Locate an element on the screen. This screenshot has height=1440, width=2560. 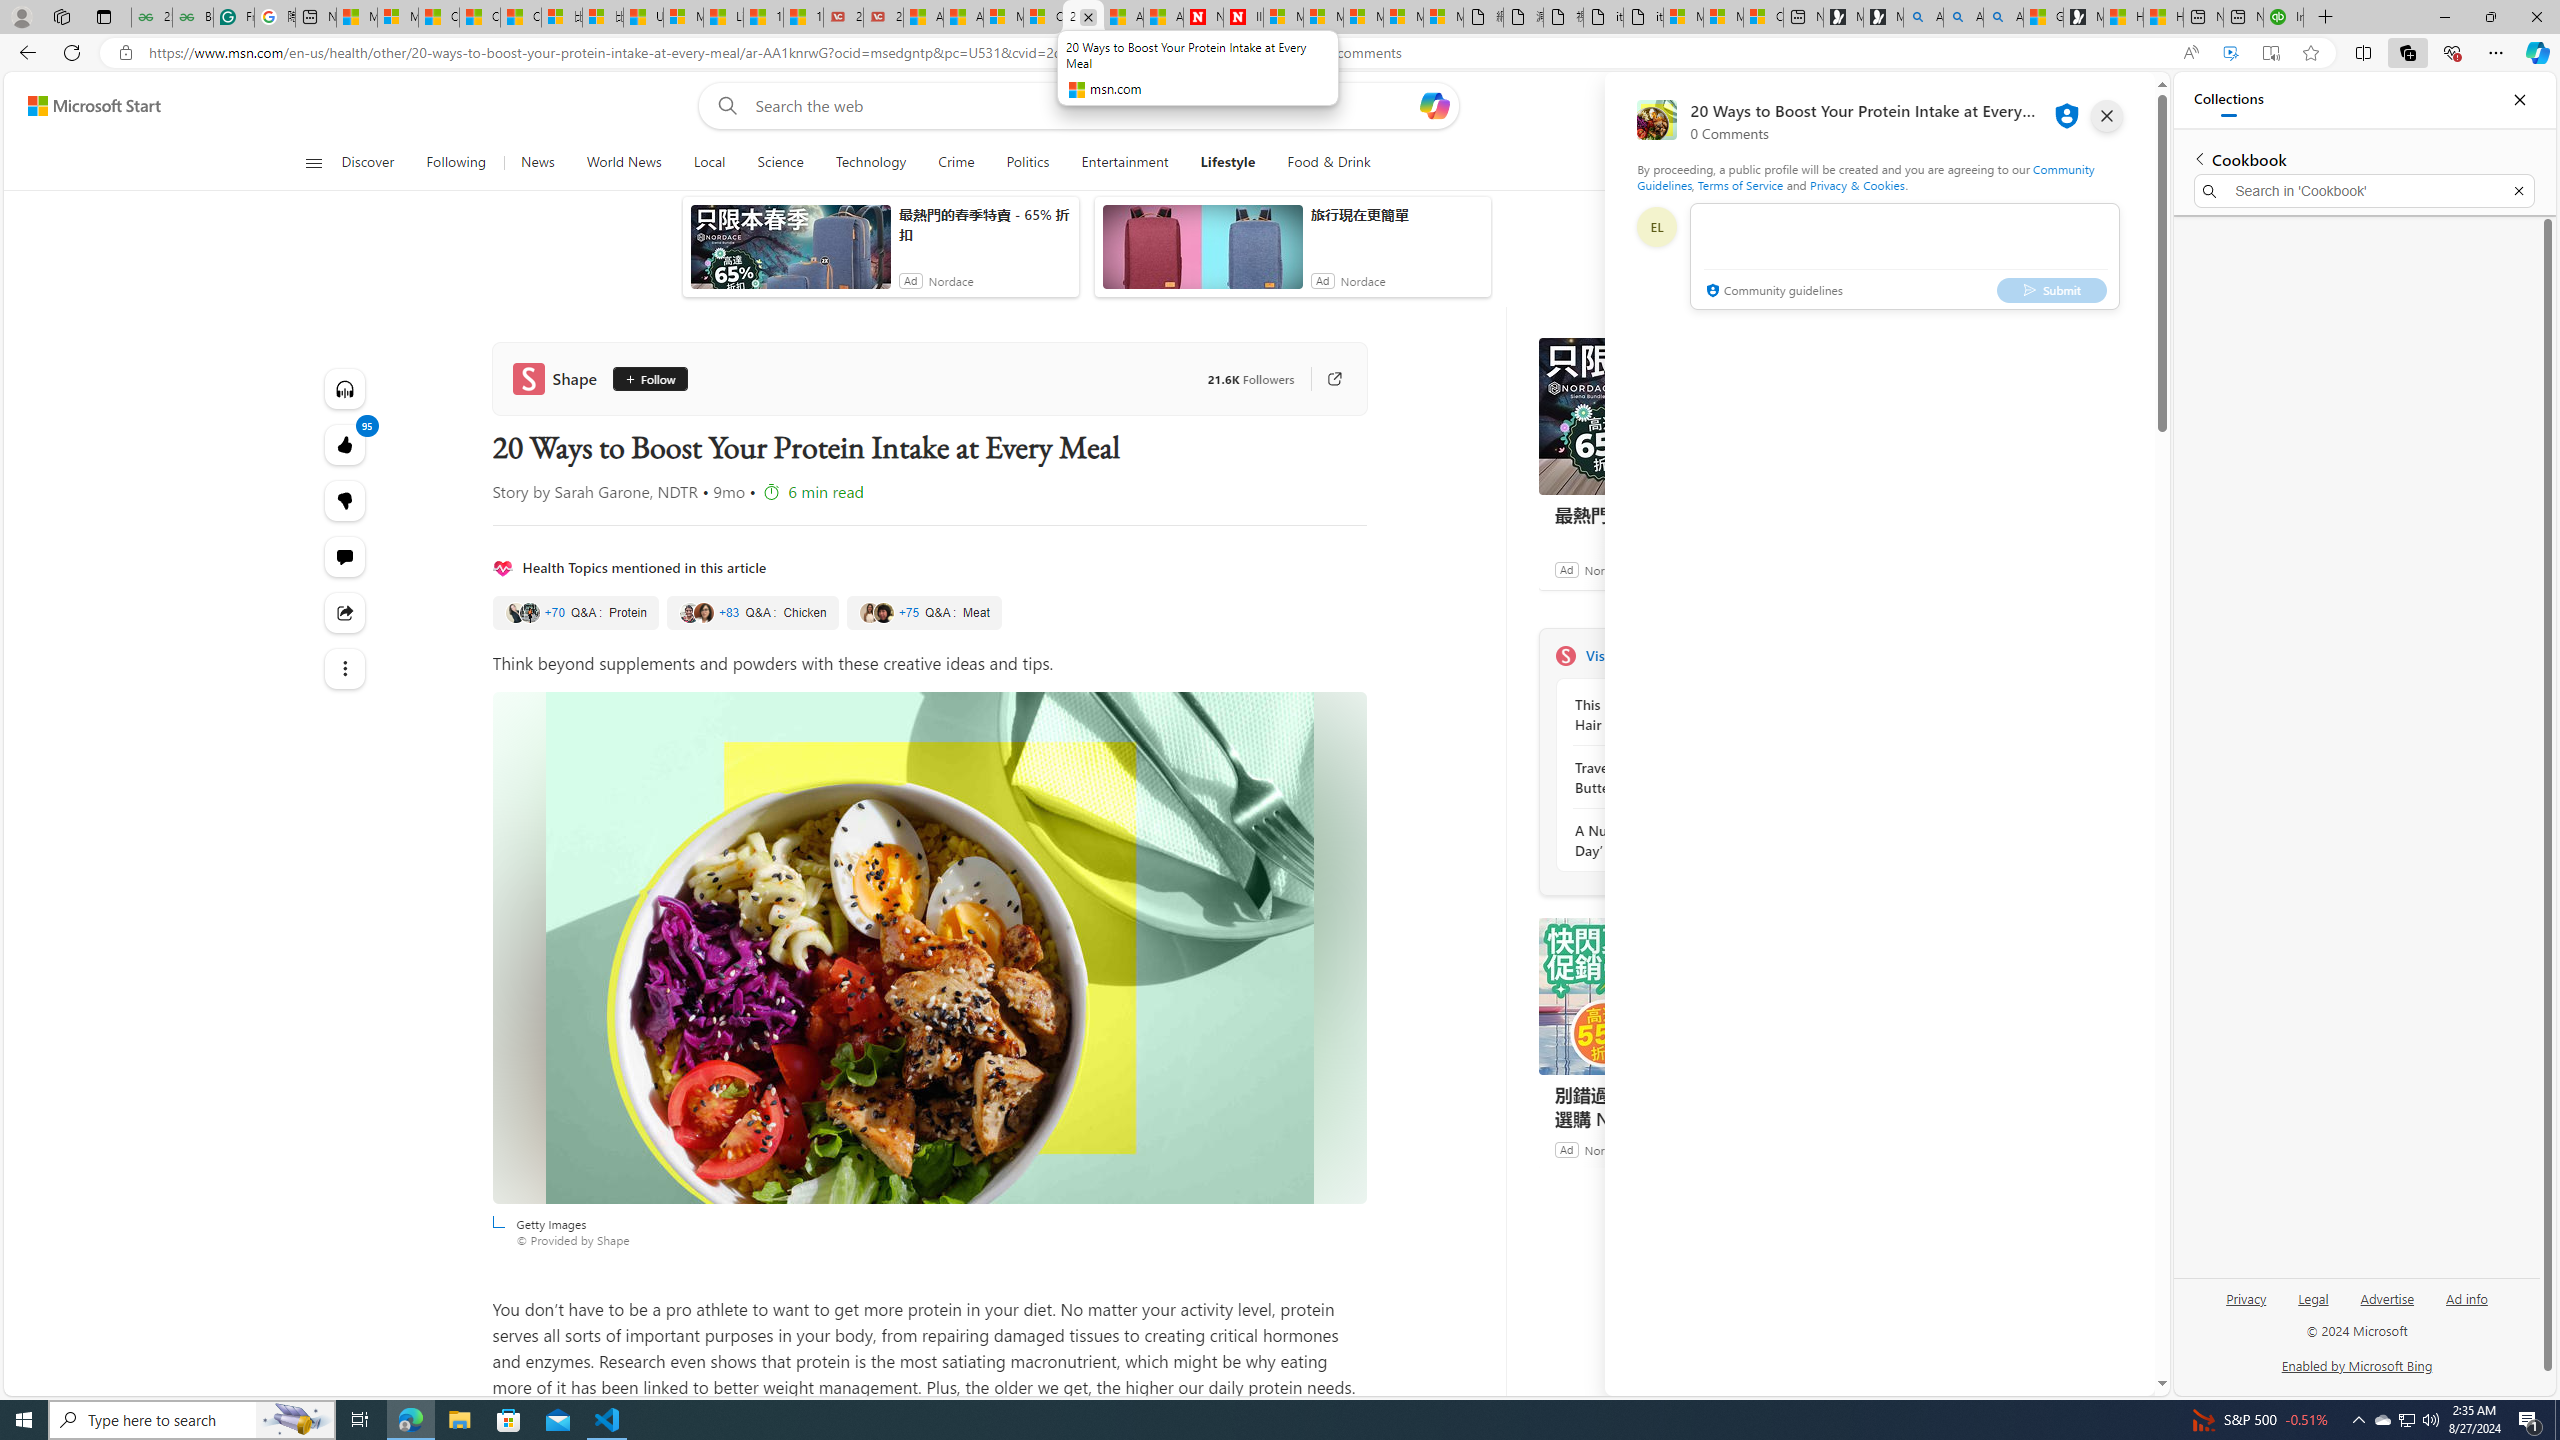
'Local' is located at coordinates (709, 162).